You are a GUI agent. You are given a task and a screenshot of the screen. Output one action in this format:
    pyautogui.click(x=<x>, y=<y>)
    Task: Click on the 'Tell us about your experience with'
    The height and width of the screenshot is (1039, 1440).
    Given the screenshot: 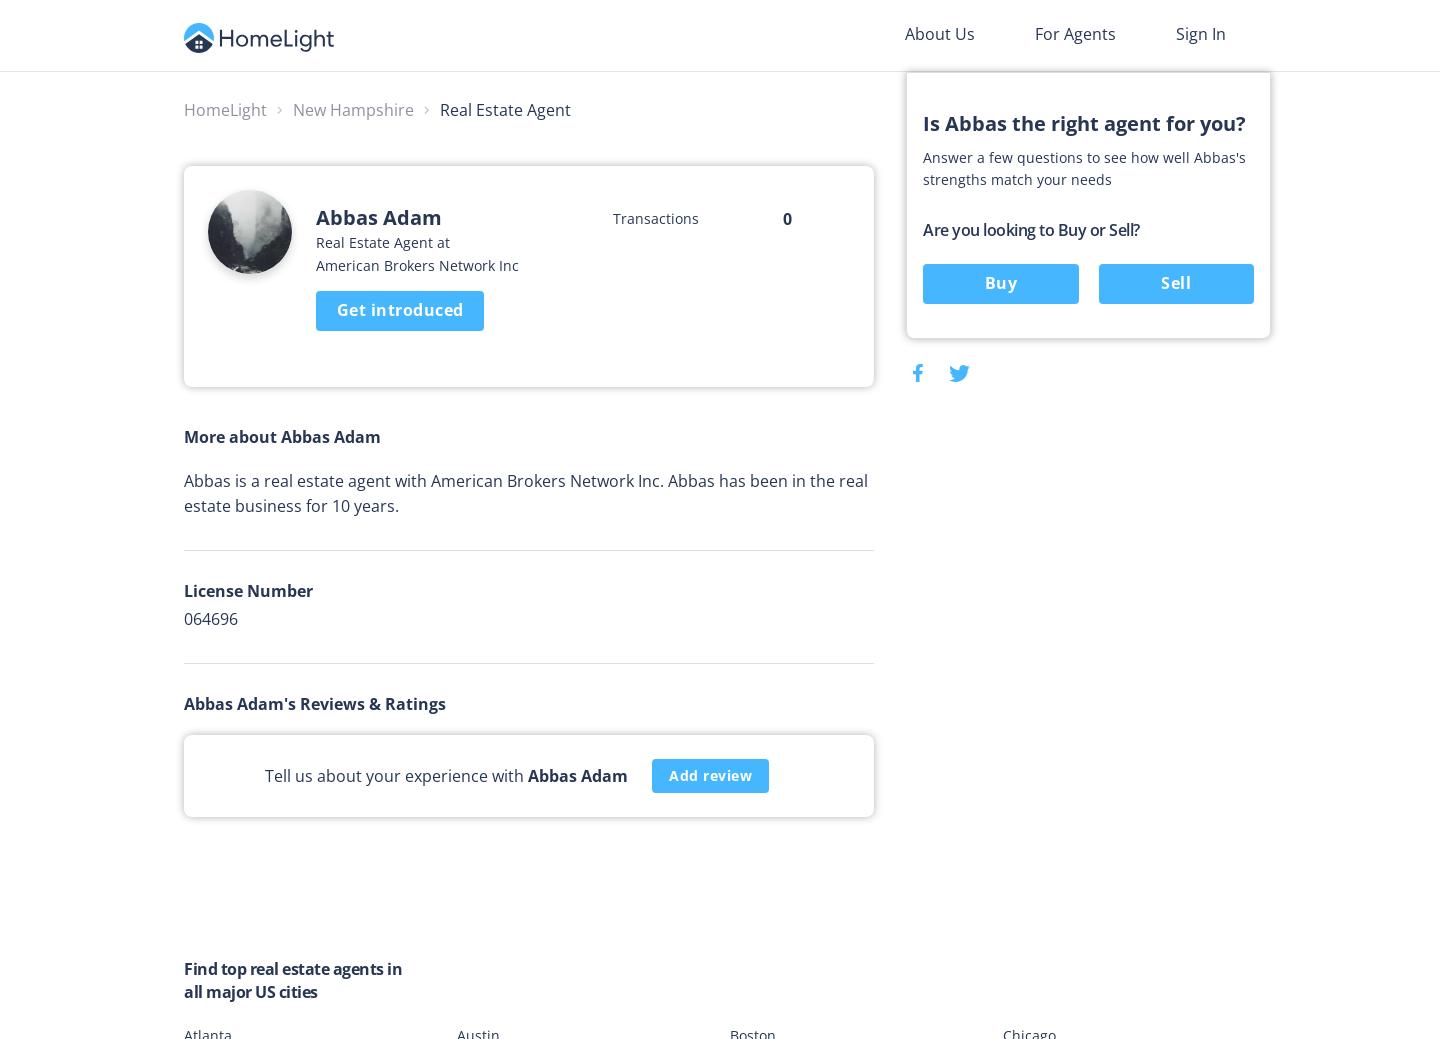 What is the action you would take?
    pyautogui.click(x=395, y=773)
    